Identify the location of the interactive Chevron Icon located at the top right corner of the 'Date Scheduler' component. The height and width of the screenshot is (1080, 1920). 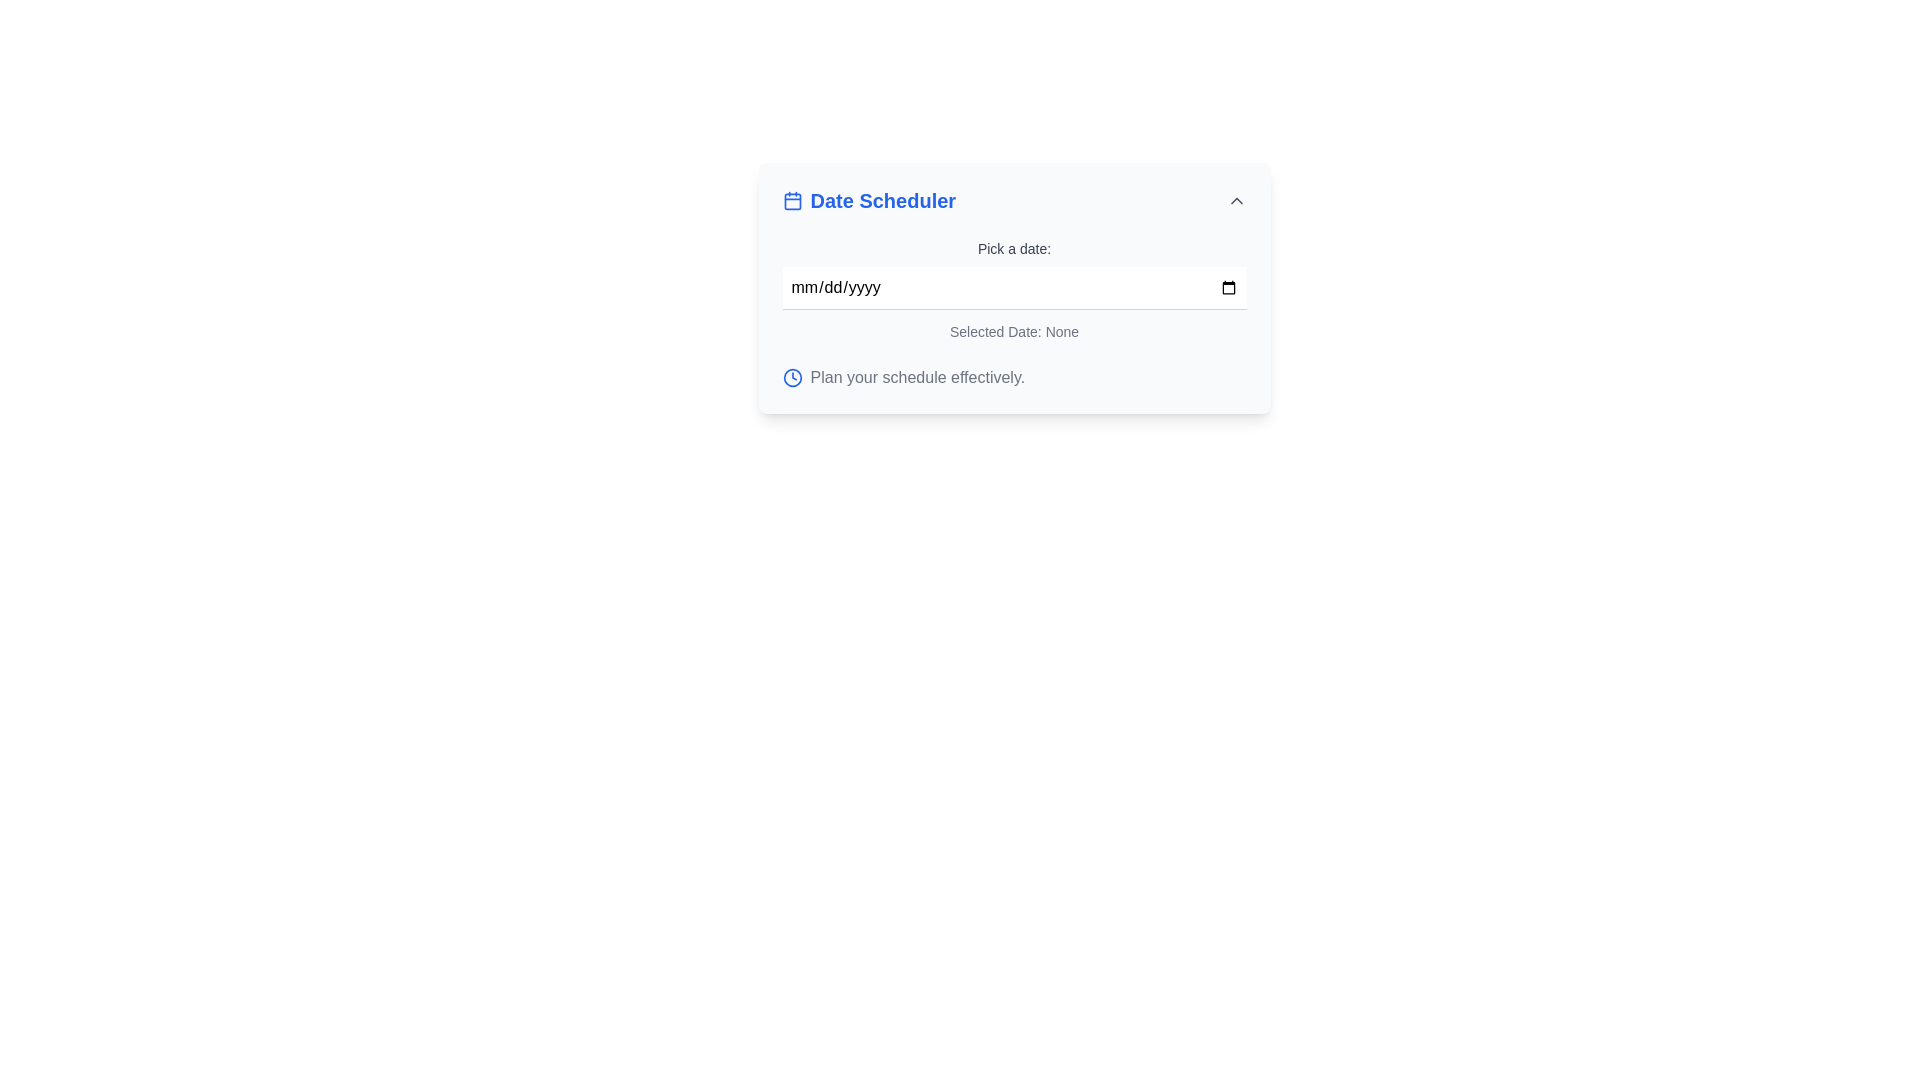
(1235, 200).